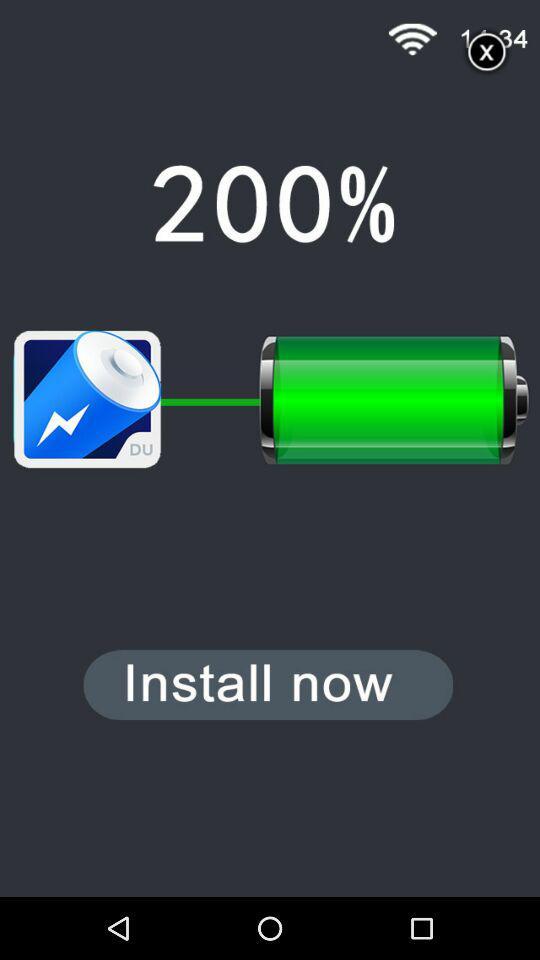  I want to click on the close icon, so click(486, 55).